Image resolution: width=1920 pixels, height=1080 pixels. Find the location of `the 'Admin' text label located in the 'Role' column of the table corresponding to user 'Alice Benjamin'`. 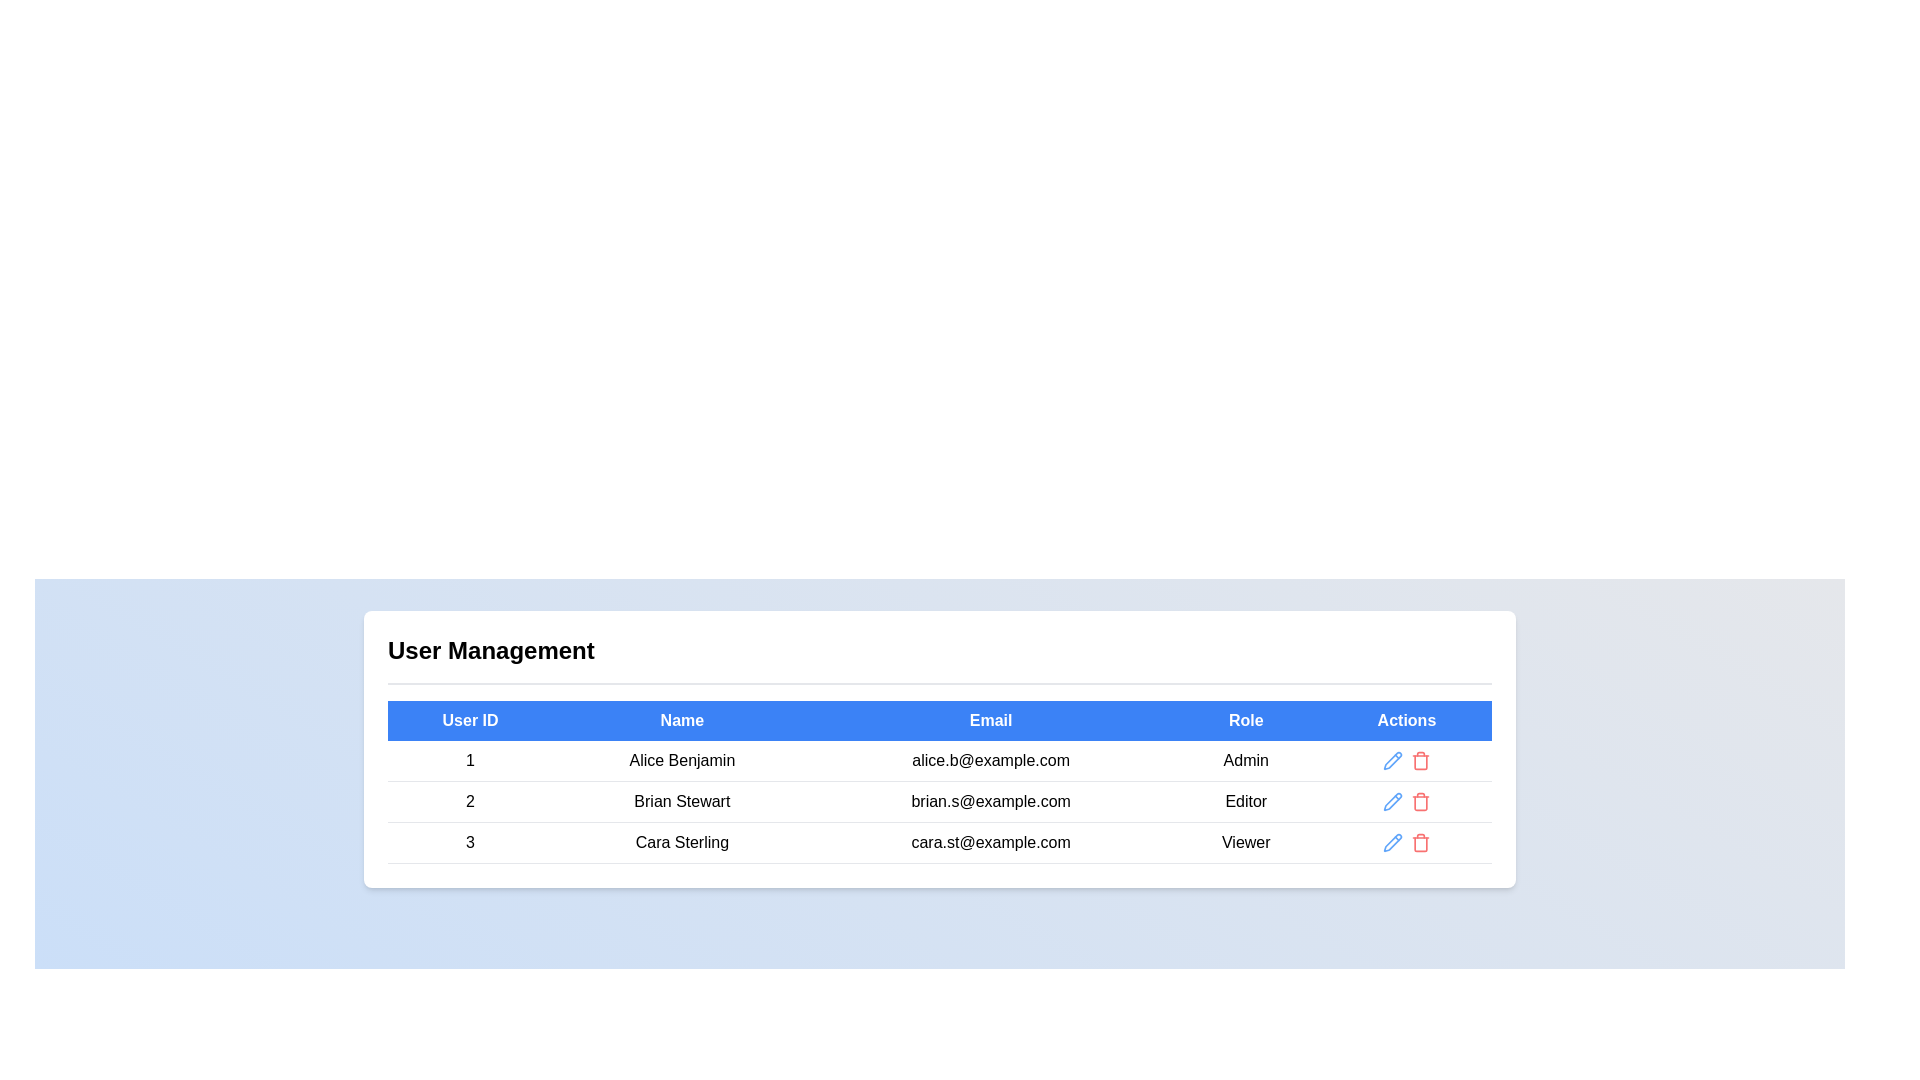

the 'Admin' text label located in the 'Role' column of the table corresponding to user 'Alice Benjamin' is located at coordinates (1245, 761).